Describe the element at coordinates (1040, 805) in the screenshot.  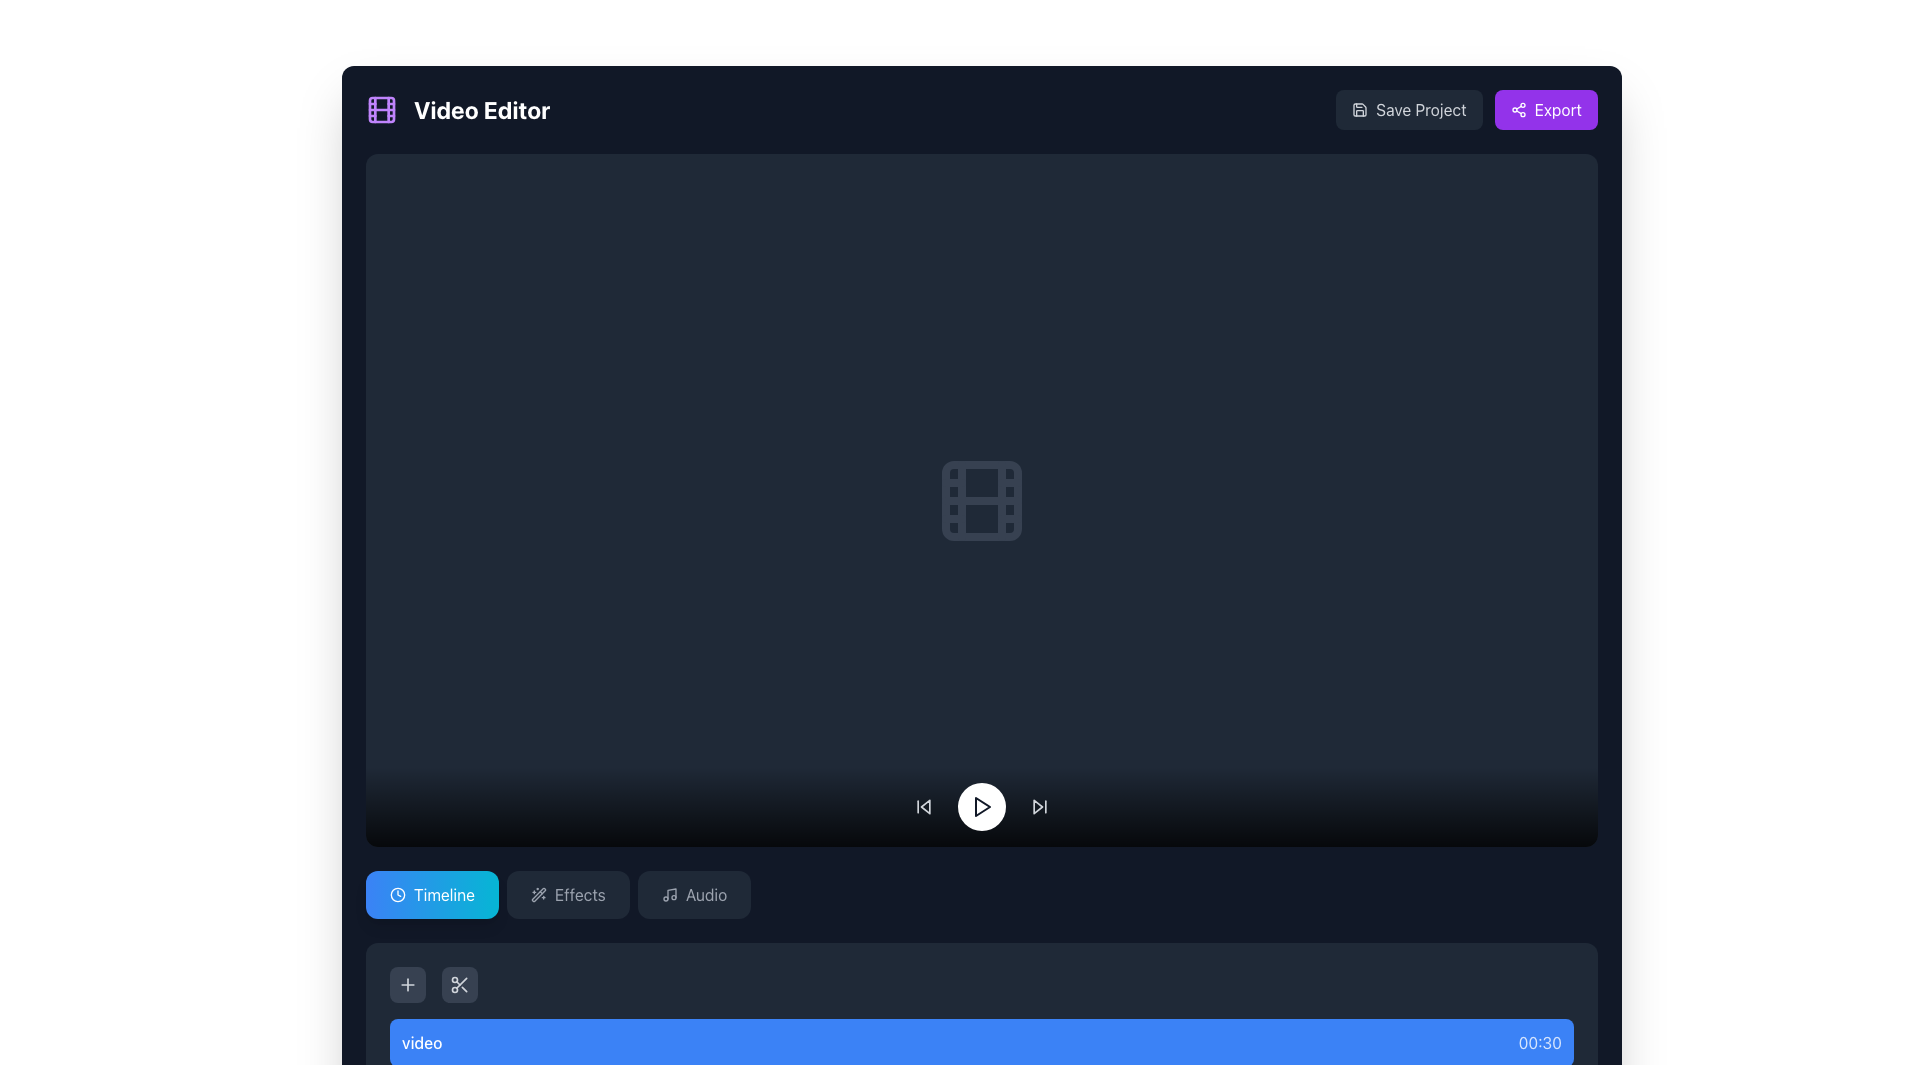
I see `the 'skip forward' button located to the right of the central 'play' button at the bottom middle of the interface` at that location.